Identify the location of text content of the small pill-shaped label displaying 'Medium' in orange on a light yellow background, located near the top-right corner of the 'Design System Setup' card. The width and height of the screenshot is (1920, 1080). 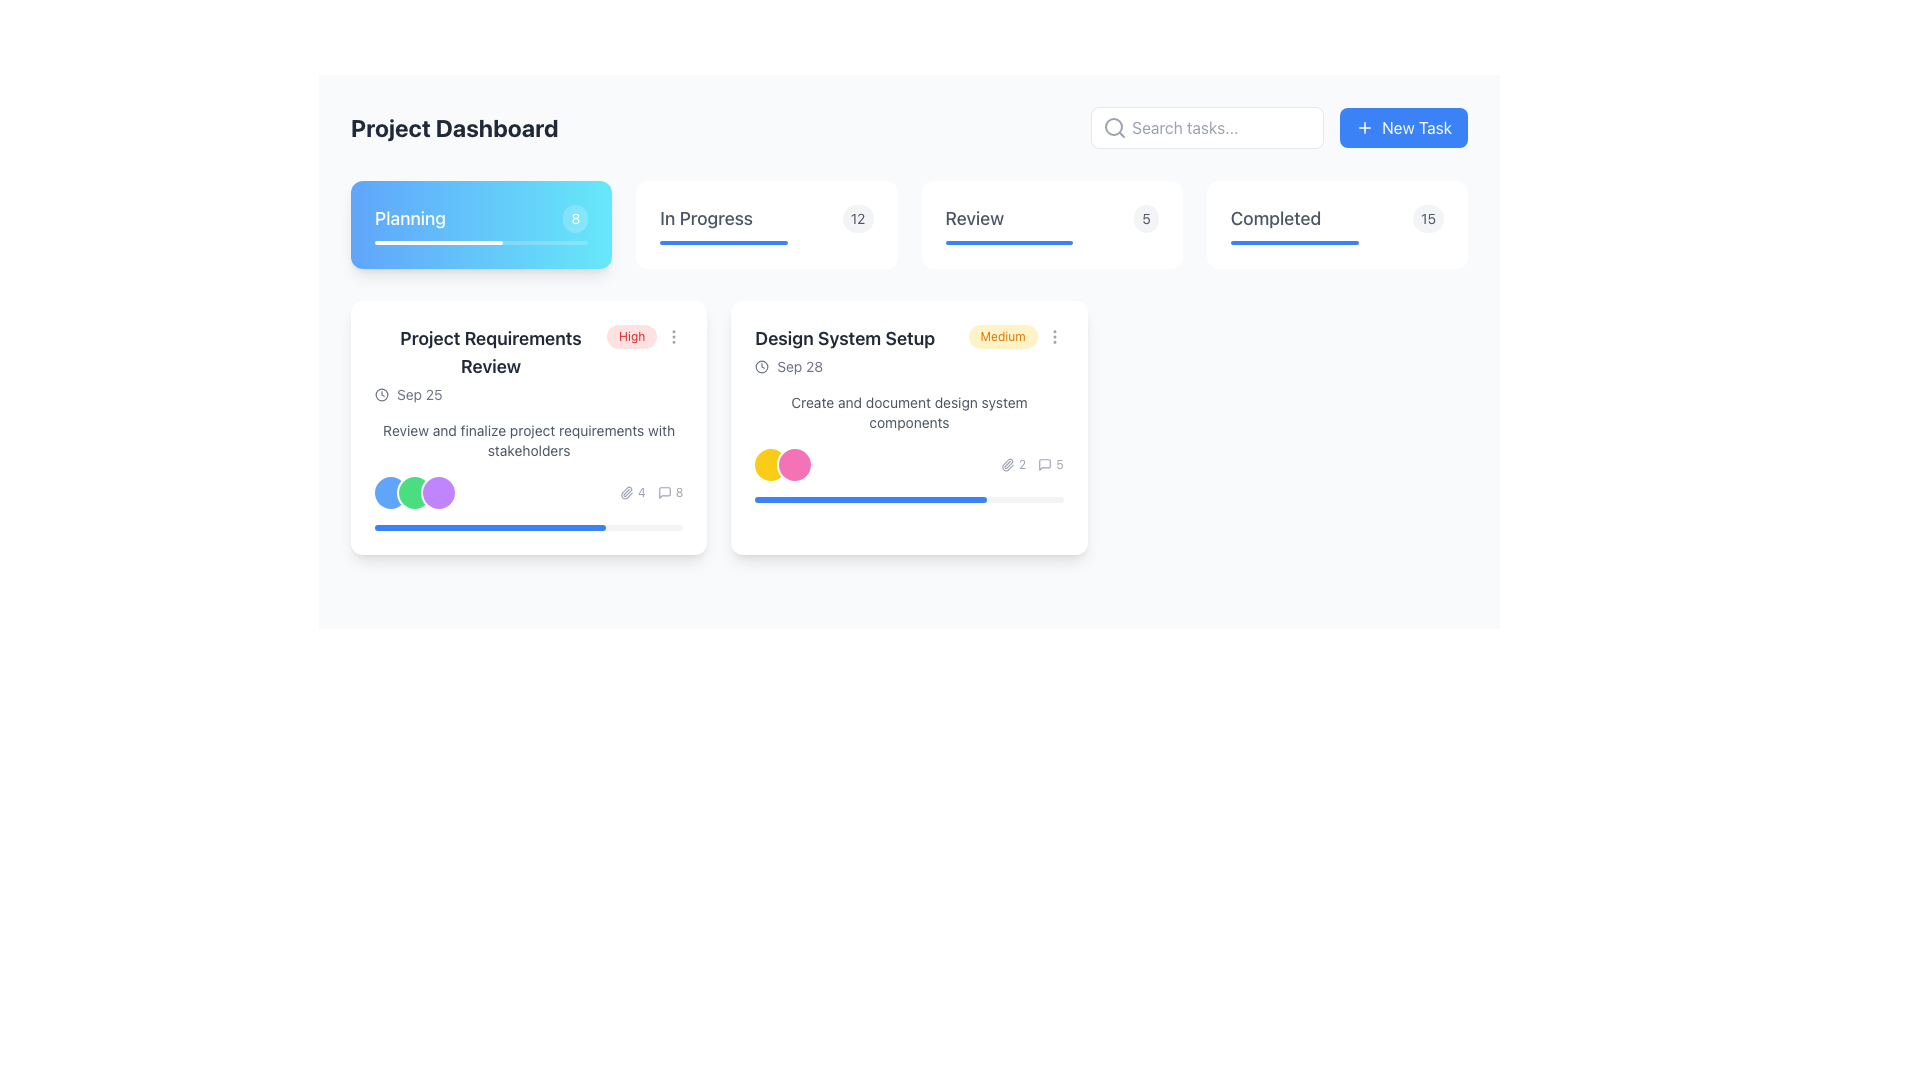
(1016, 335).